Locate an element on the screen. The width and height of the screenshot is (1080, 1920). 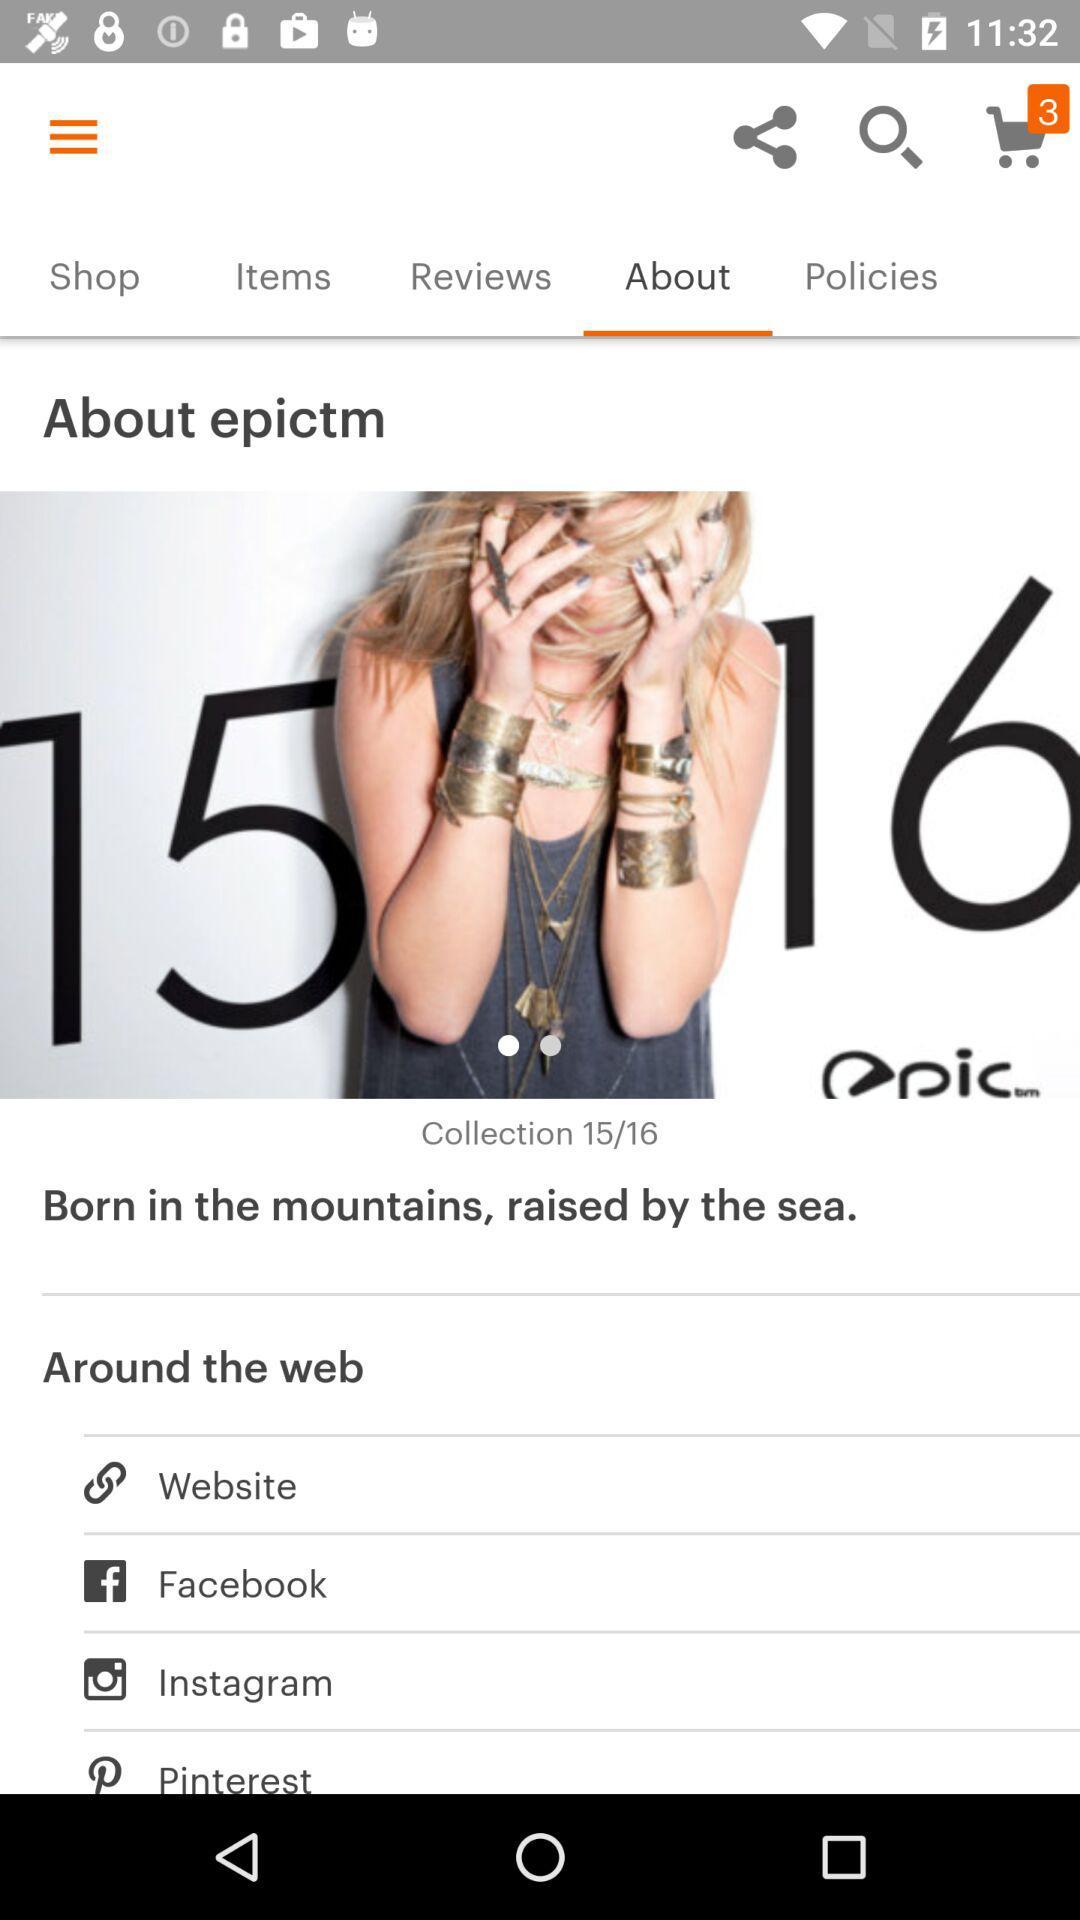
icon below facebook is located at coordinates (560, 1679).